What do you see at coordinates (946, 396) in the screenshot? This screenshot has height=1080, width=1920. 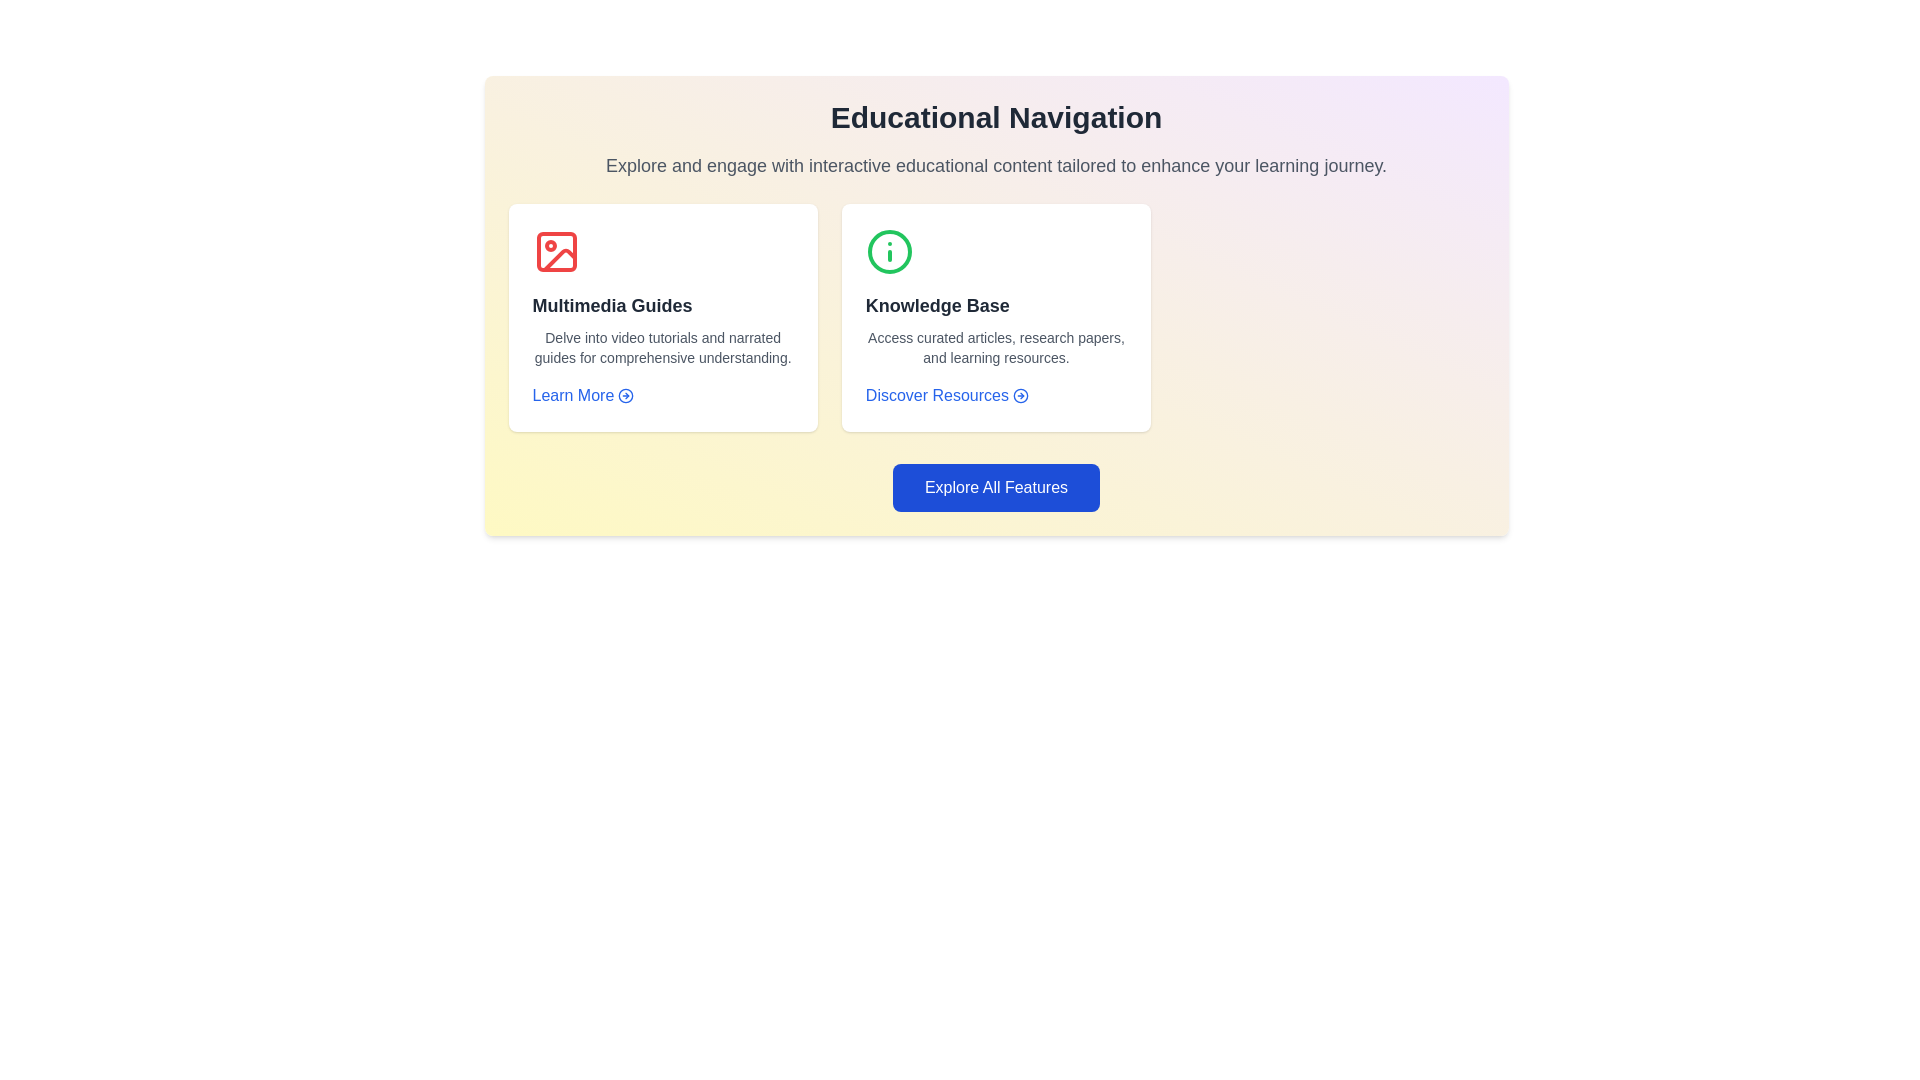 I see `the textual hyperlink 'Discover Resources' styled with the class 'text-blue-600' located in the second card under the 'Knowledge Base' section` at bounding box center [946, 396].